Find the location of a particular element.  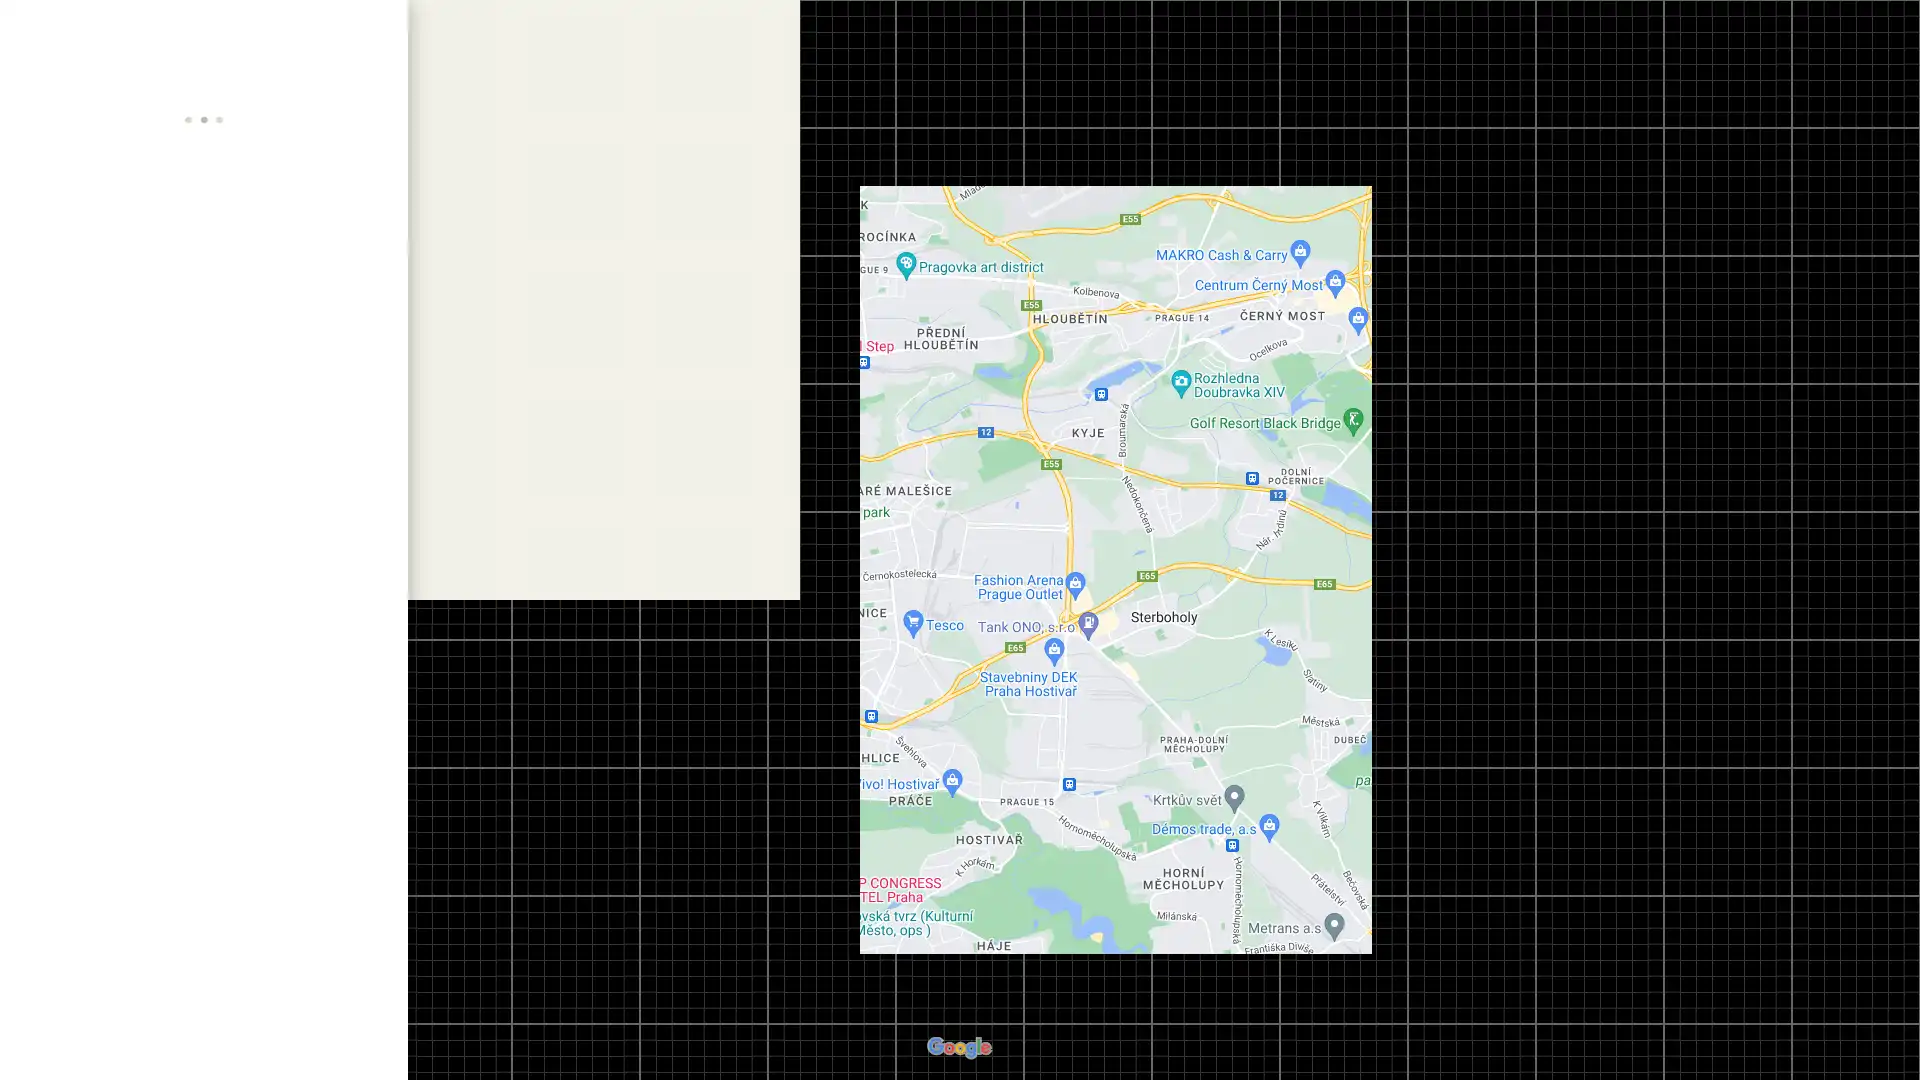

Software company is located at coordinates (81, 320).